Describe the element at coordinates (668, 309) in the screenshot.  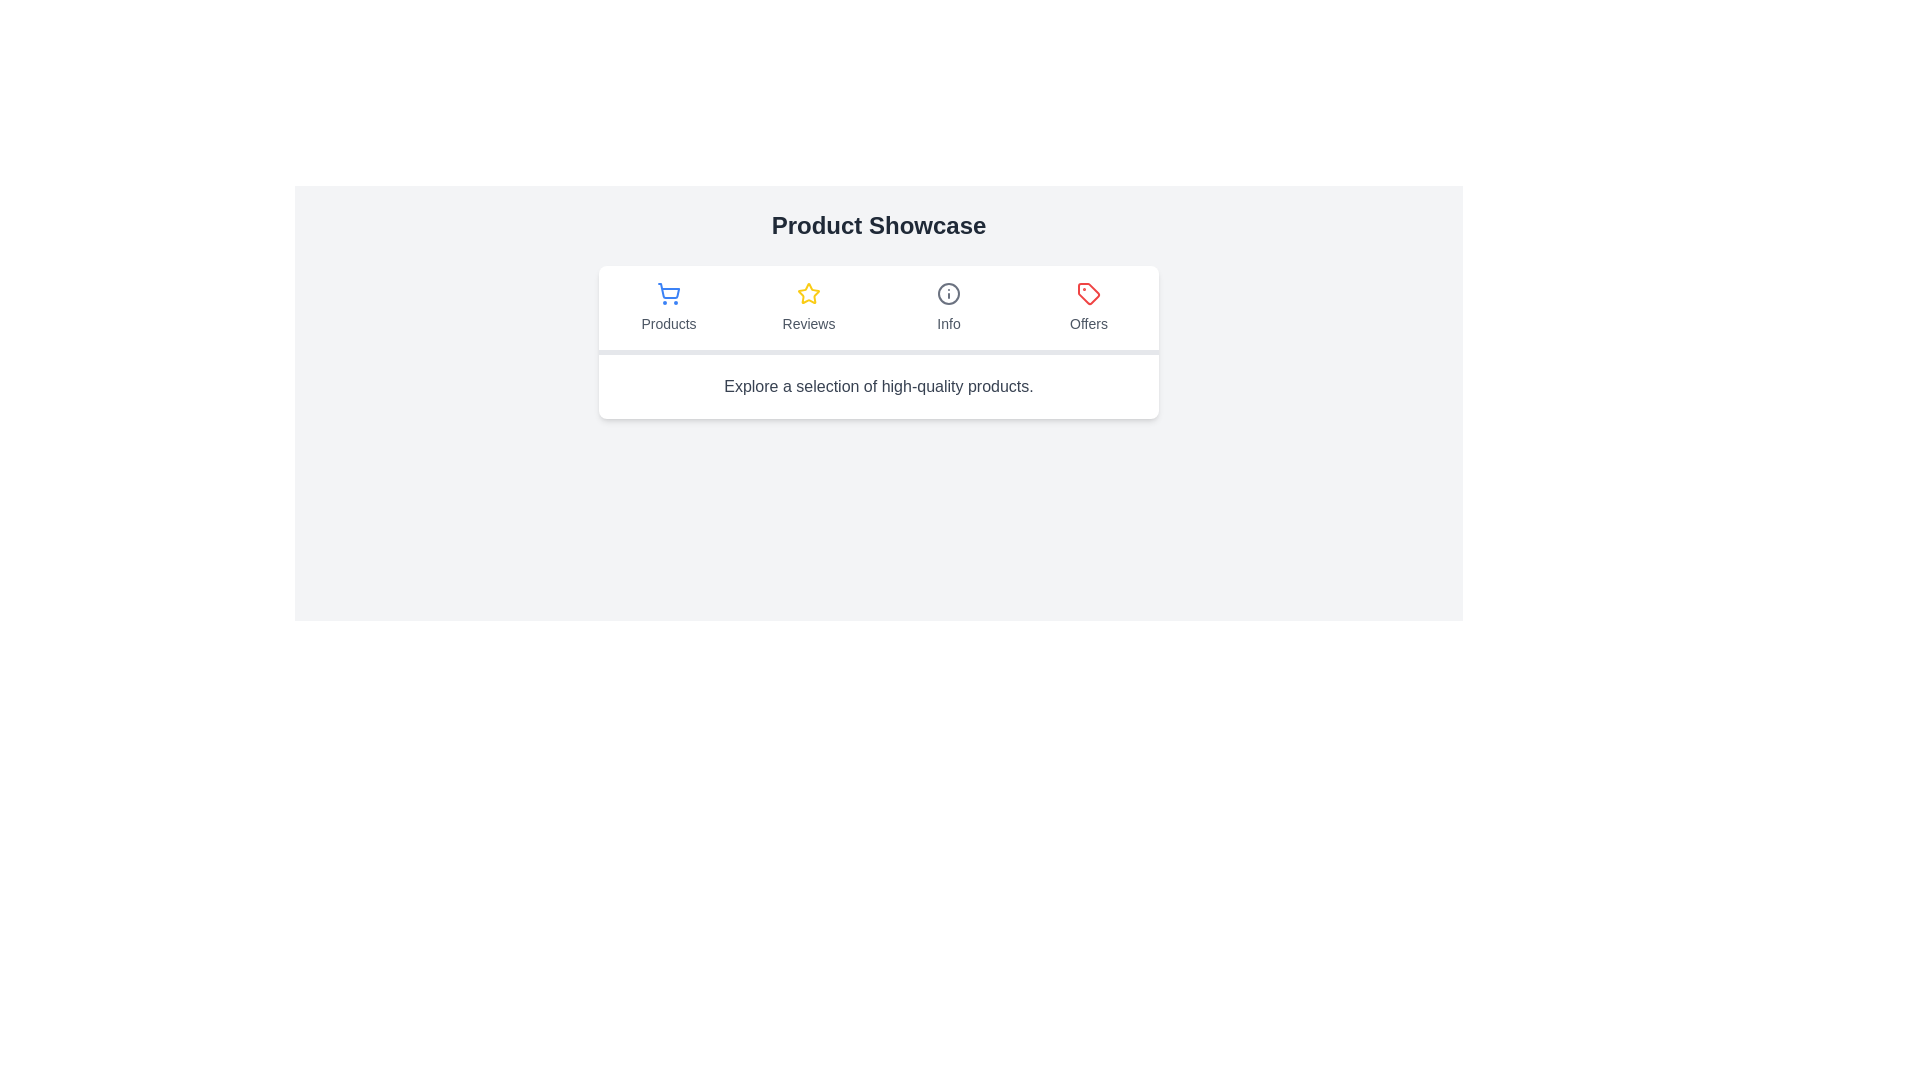
I see `the 'Products' tab button, which features a shopping cart icon above the text` at that location.